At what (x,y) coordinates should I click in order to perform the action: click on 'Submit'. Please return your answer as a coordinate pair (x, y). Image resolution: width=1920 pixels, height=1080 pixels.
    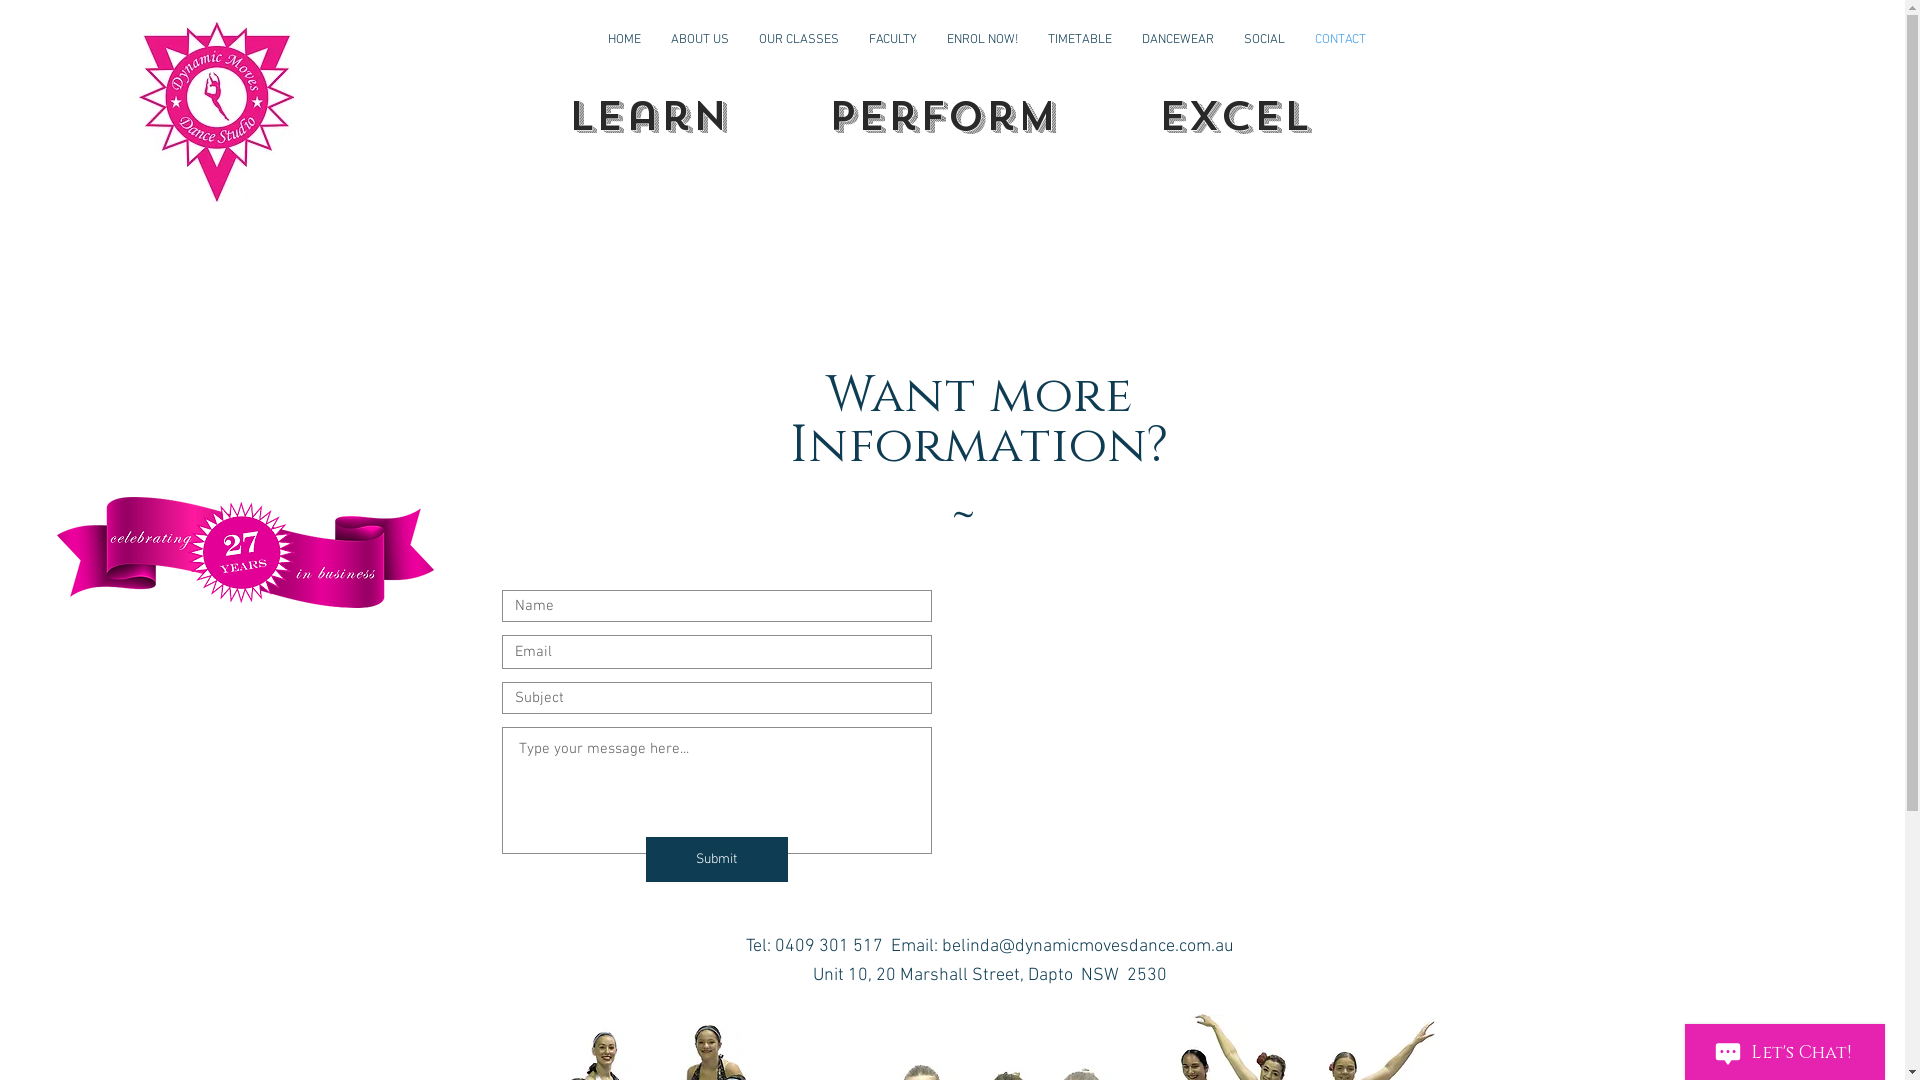
    Looking at the image, I should click on (716, 858).